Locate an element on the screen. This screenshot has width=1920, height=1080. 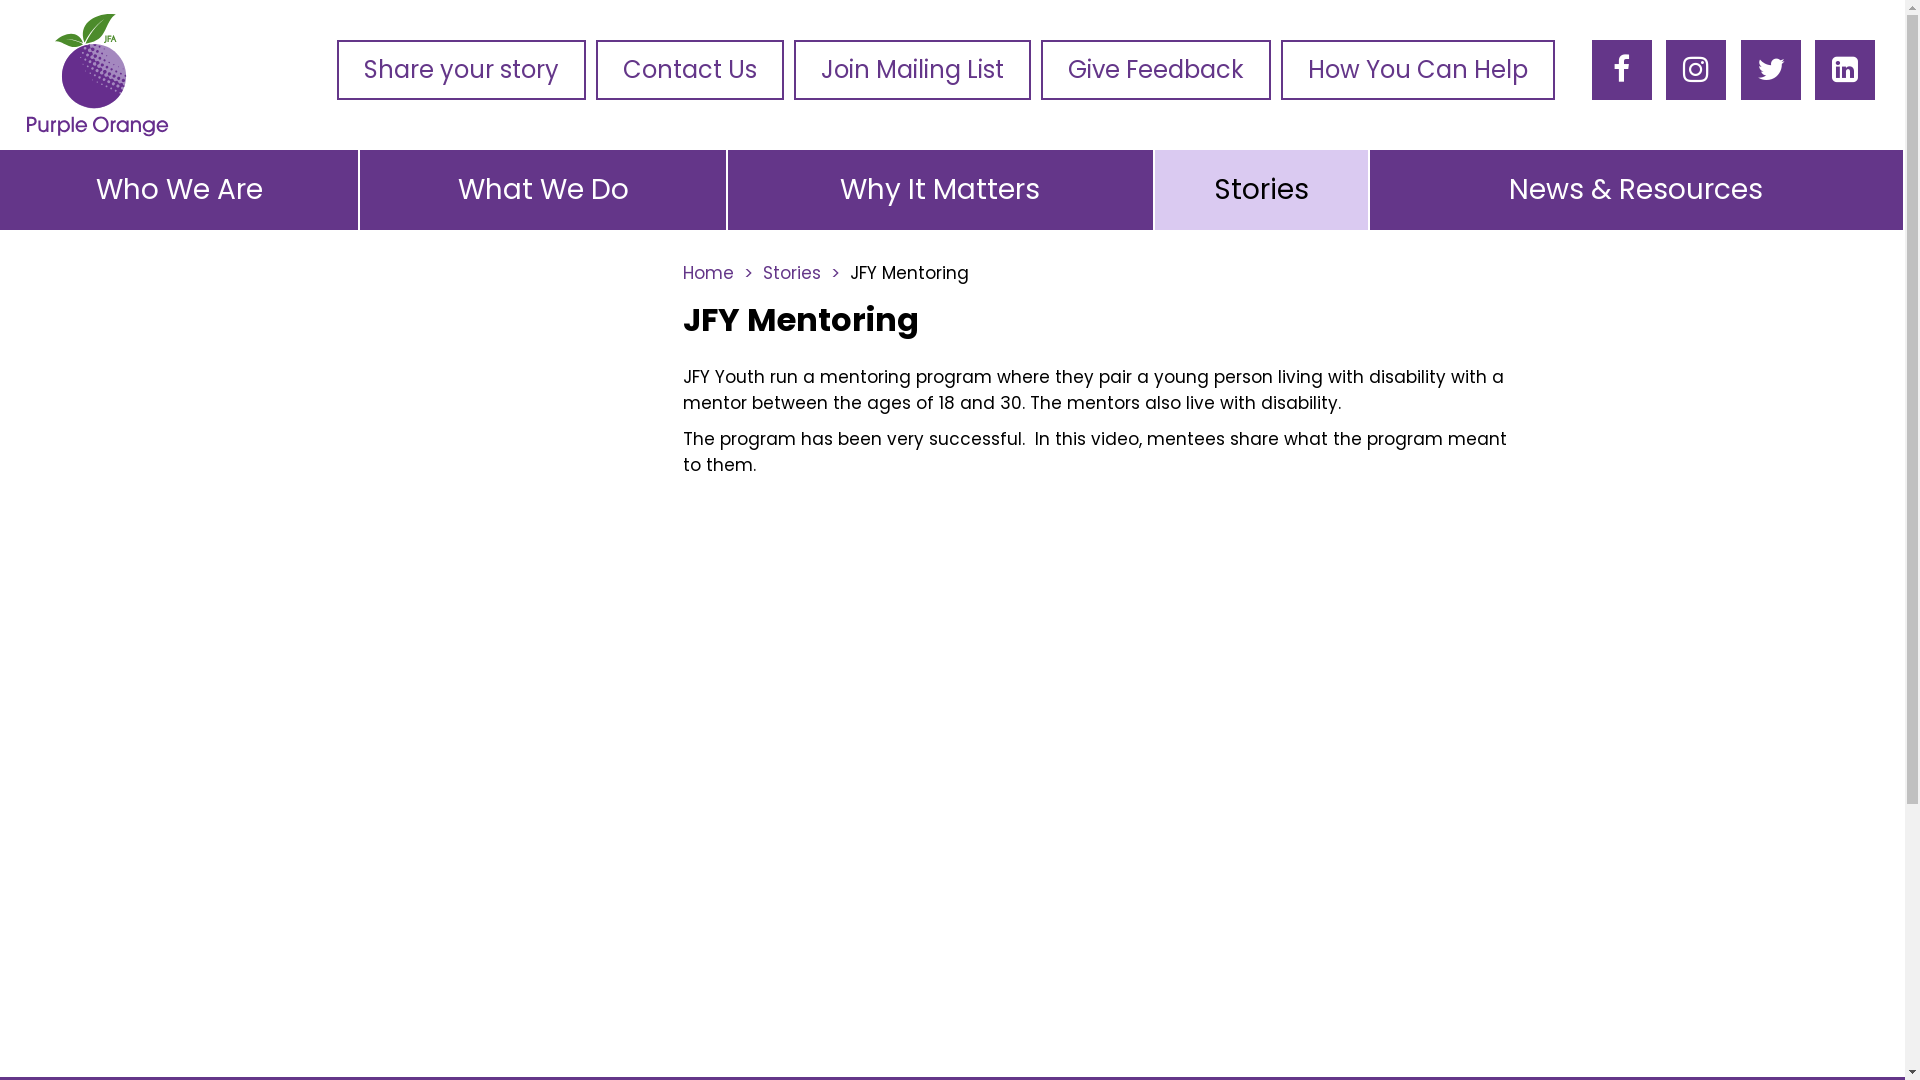
'Stories' is located at coordinates (800, 273).